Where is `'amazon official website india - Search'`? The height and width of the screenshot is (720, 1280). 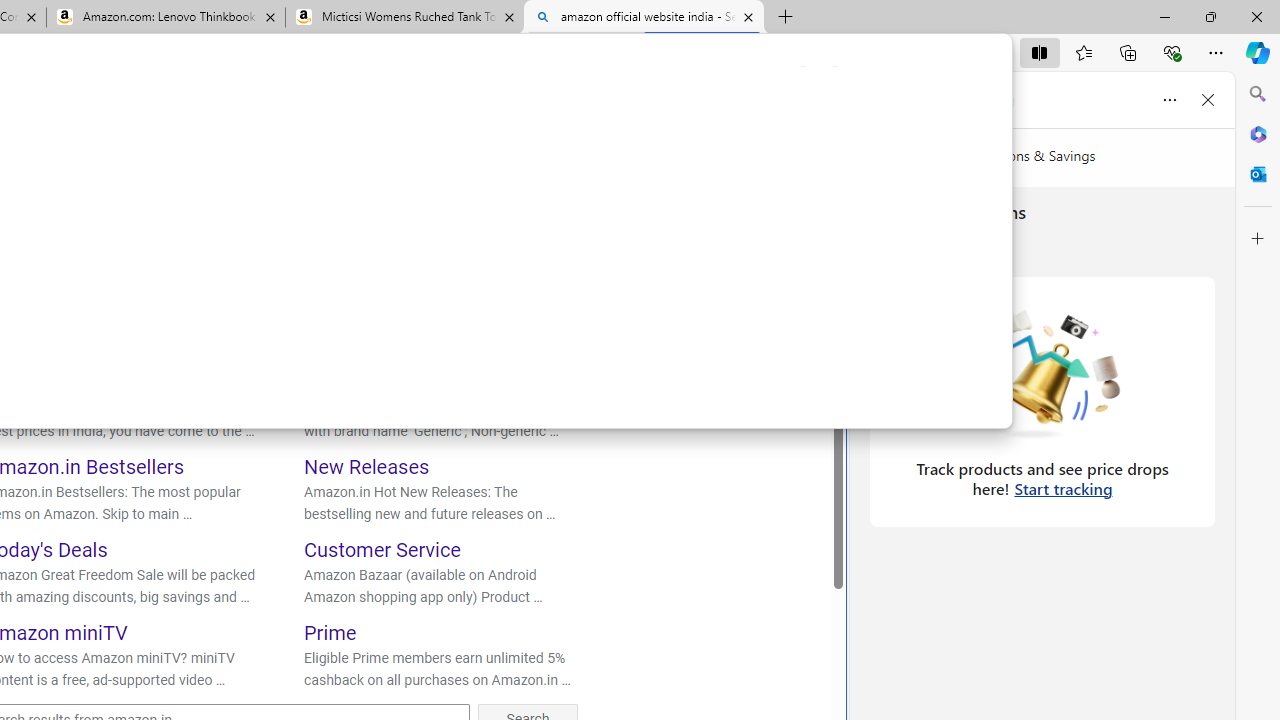
'amazon official website india - Search' is located at coordinates (643, 17).